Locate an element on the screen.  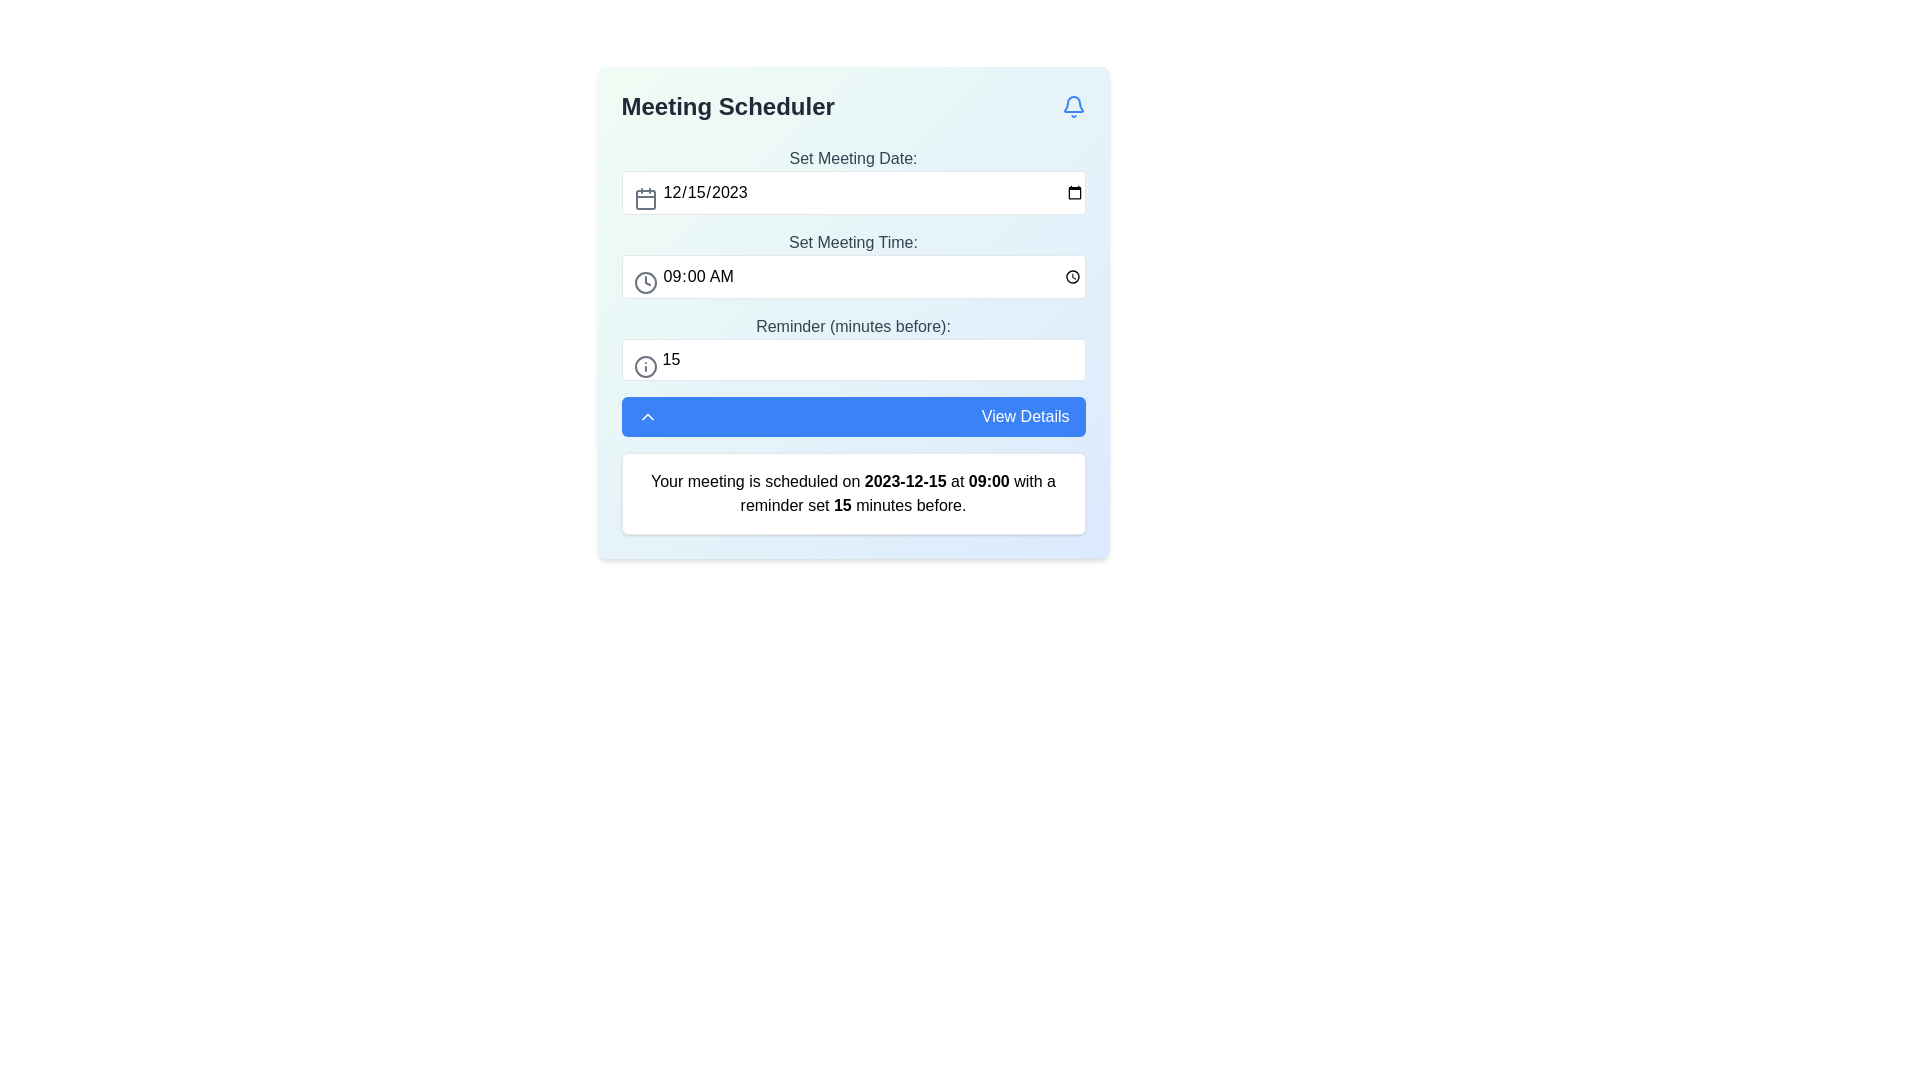
the Date Picker Input Field labeled 'Set Meeting Date:' is located at coordinates (853, 181).